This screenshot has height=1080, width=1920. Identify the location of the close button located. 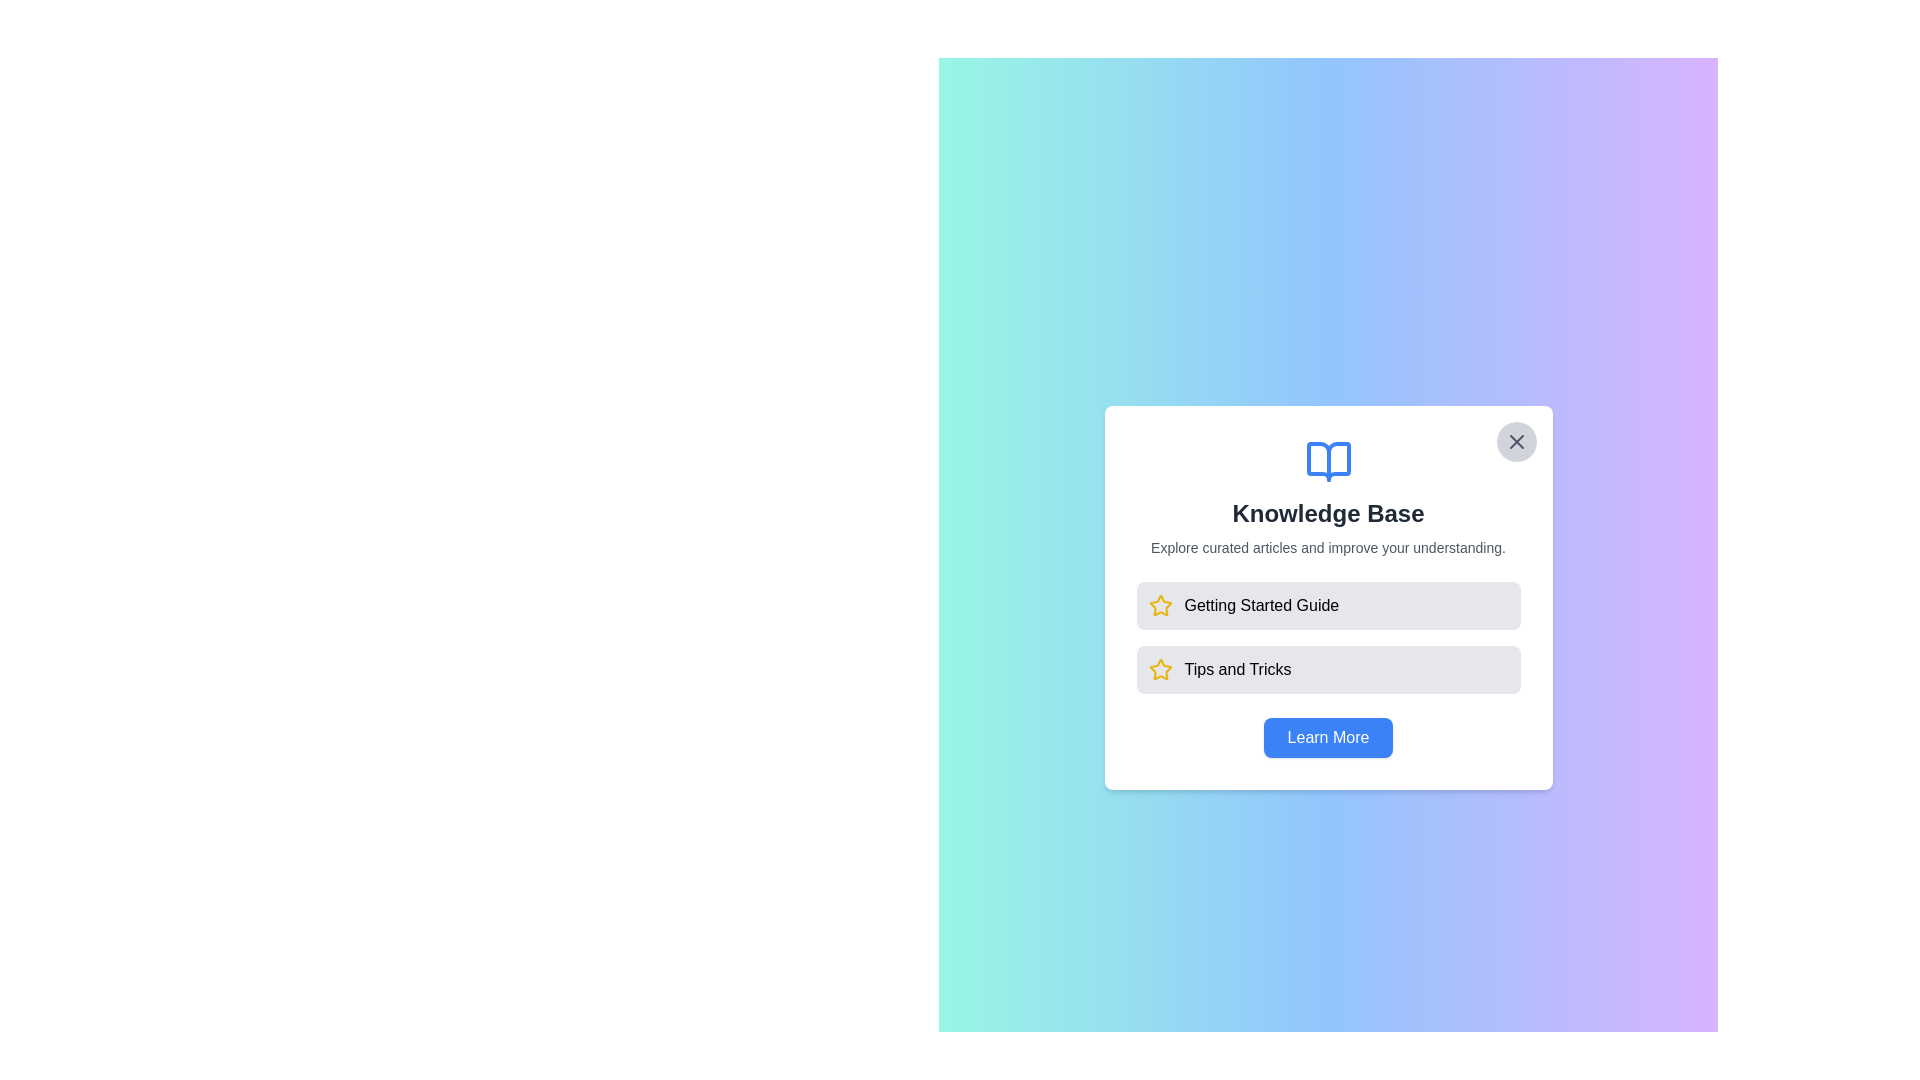
(1516, 441).